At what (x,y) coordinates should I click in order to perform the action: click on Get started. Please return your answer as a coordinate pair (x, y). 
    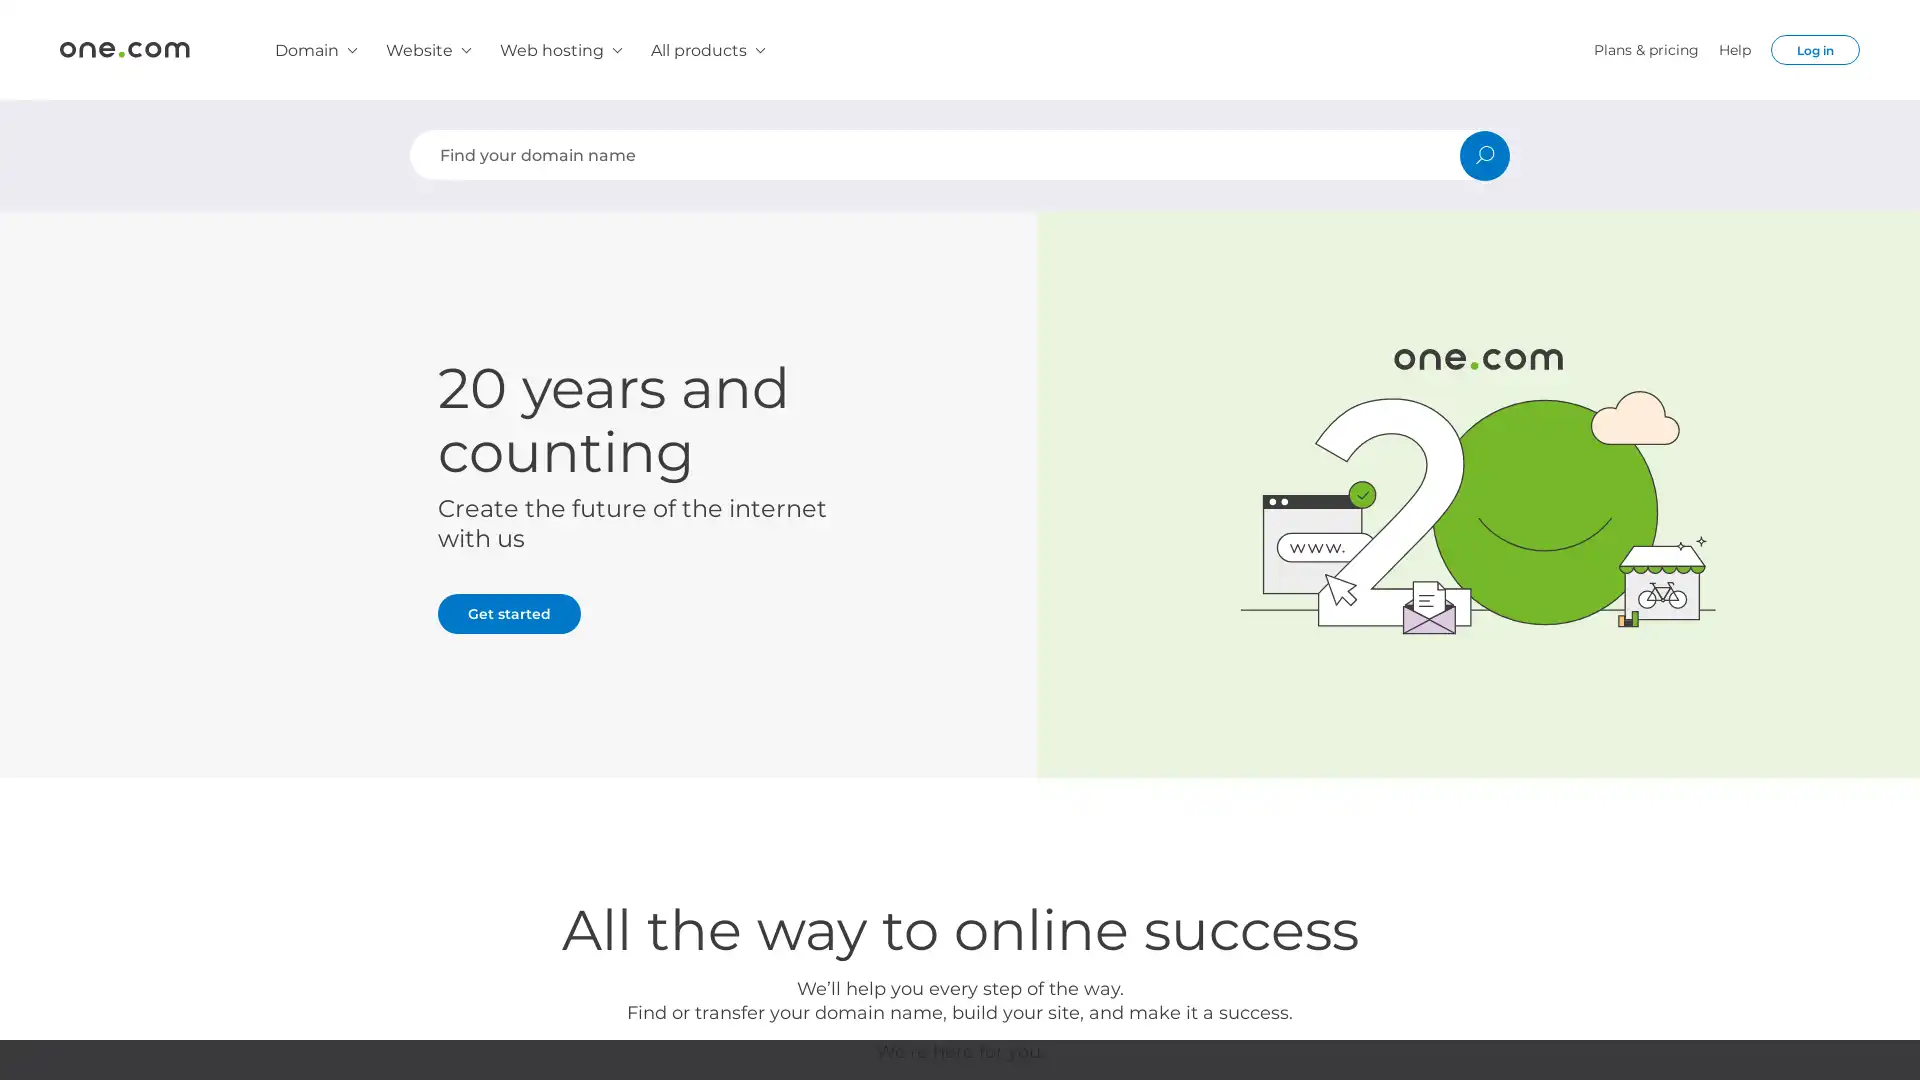
    Looking at the image, I should click on (509, 612).